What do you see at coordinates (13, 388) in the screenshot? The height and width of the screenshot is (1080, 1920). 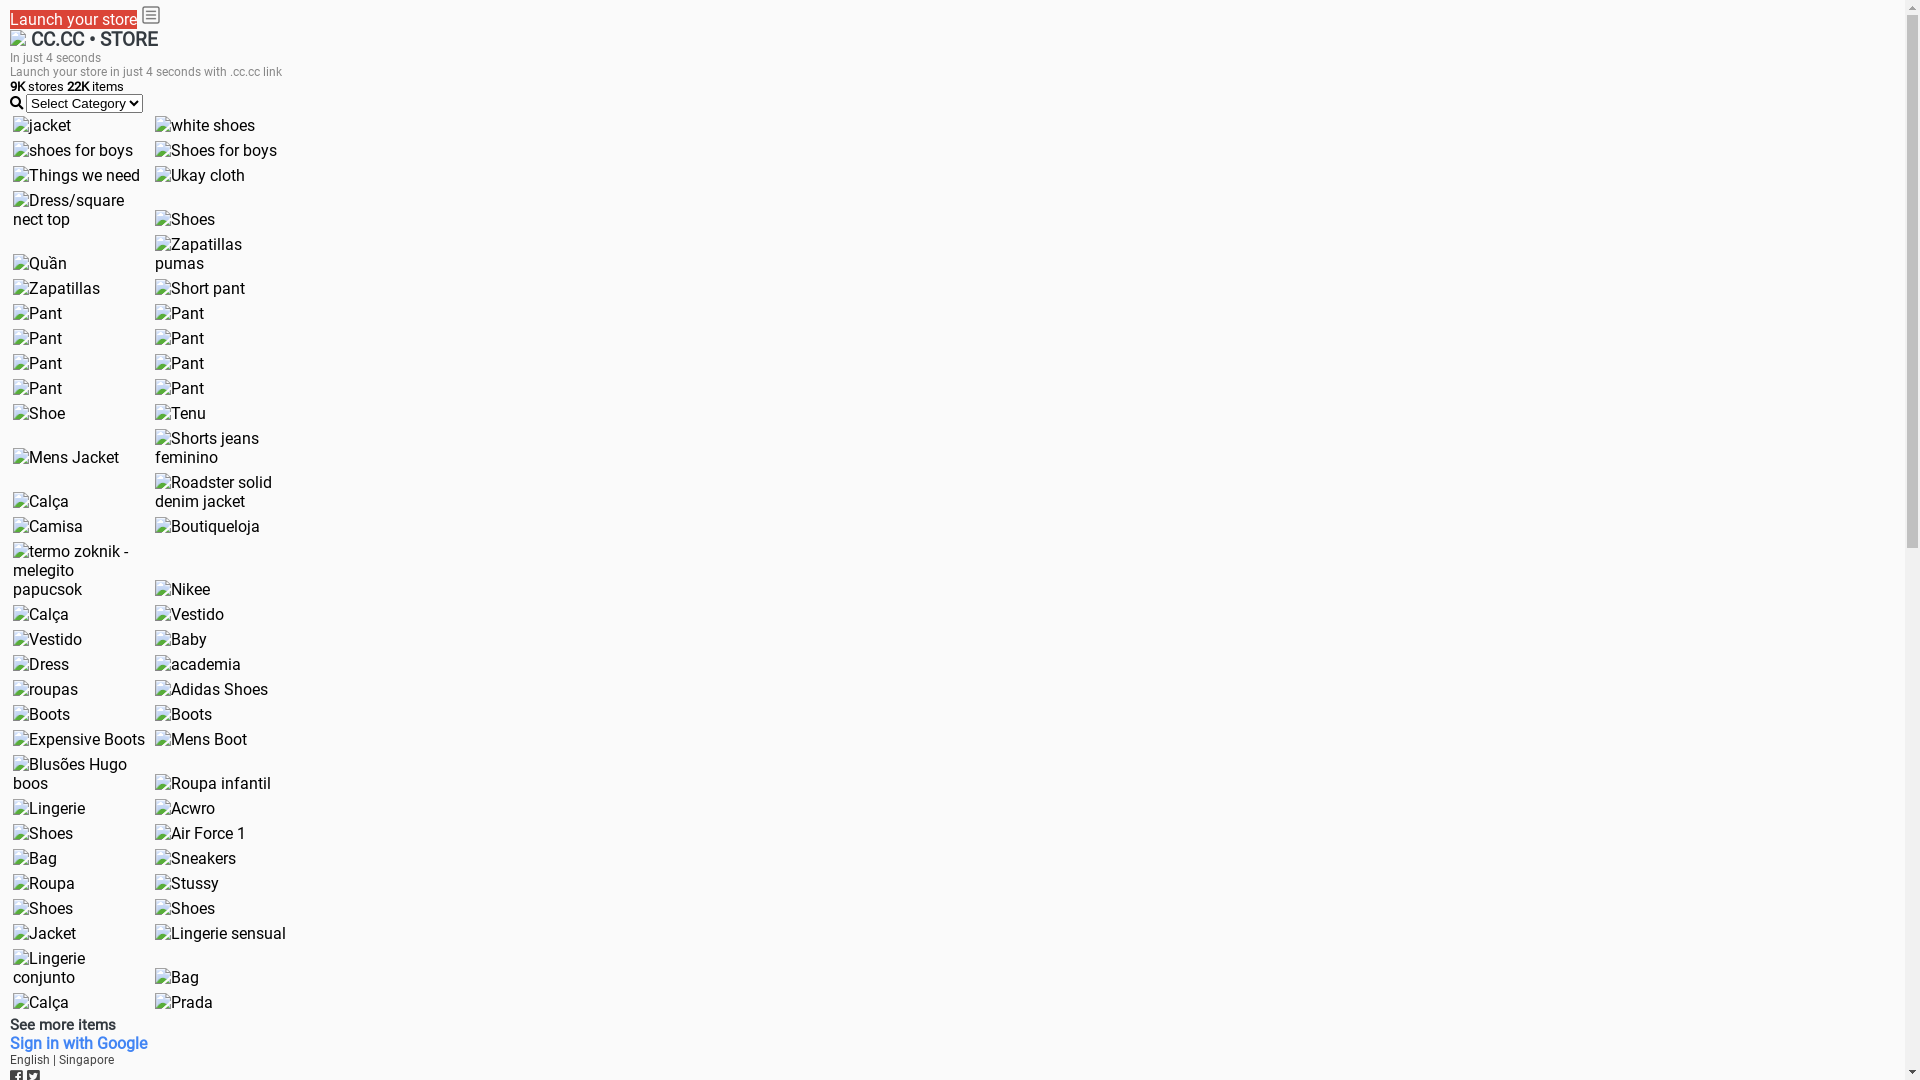 I see `'Pant'` at bounding box center [13, 388].